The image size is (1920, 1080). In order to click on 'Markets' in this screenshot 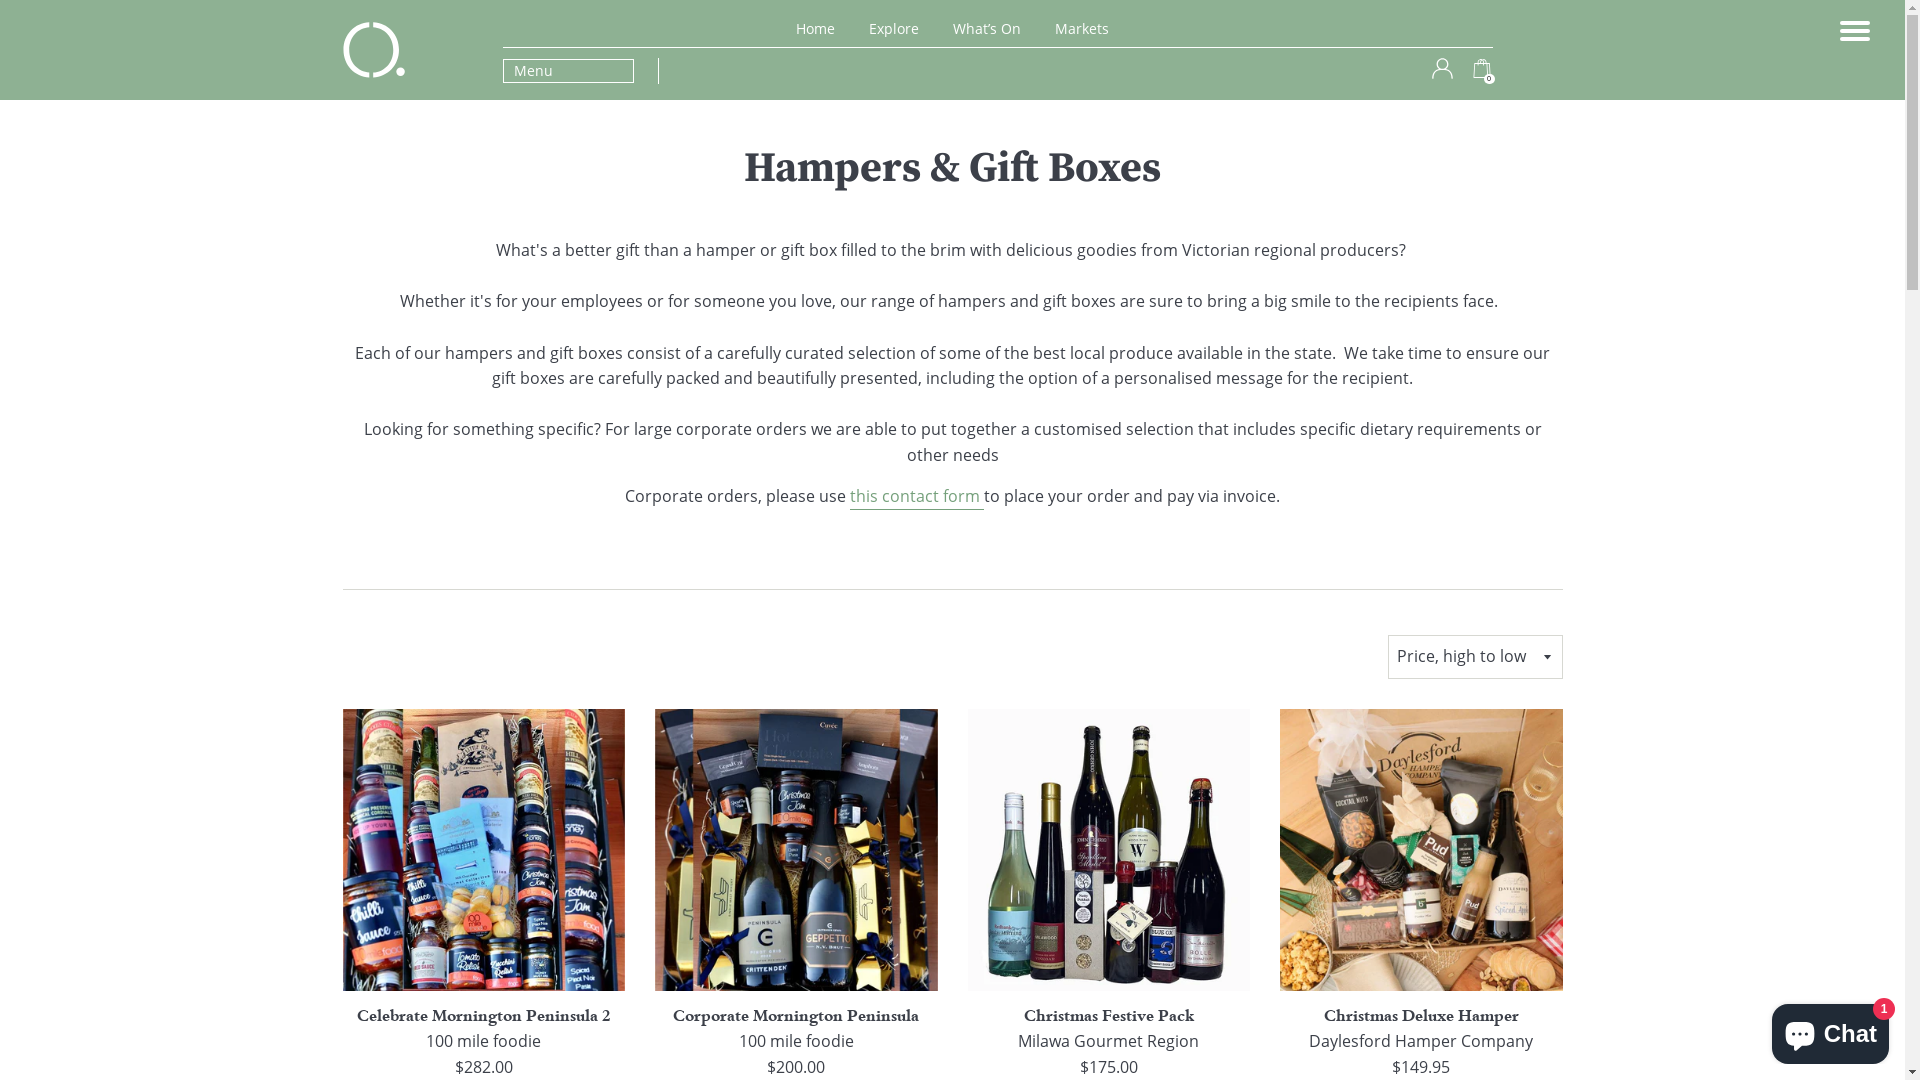, I will do `click(1080, 28)`.